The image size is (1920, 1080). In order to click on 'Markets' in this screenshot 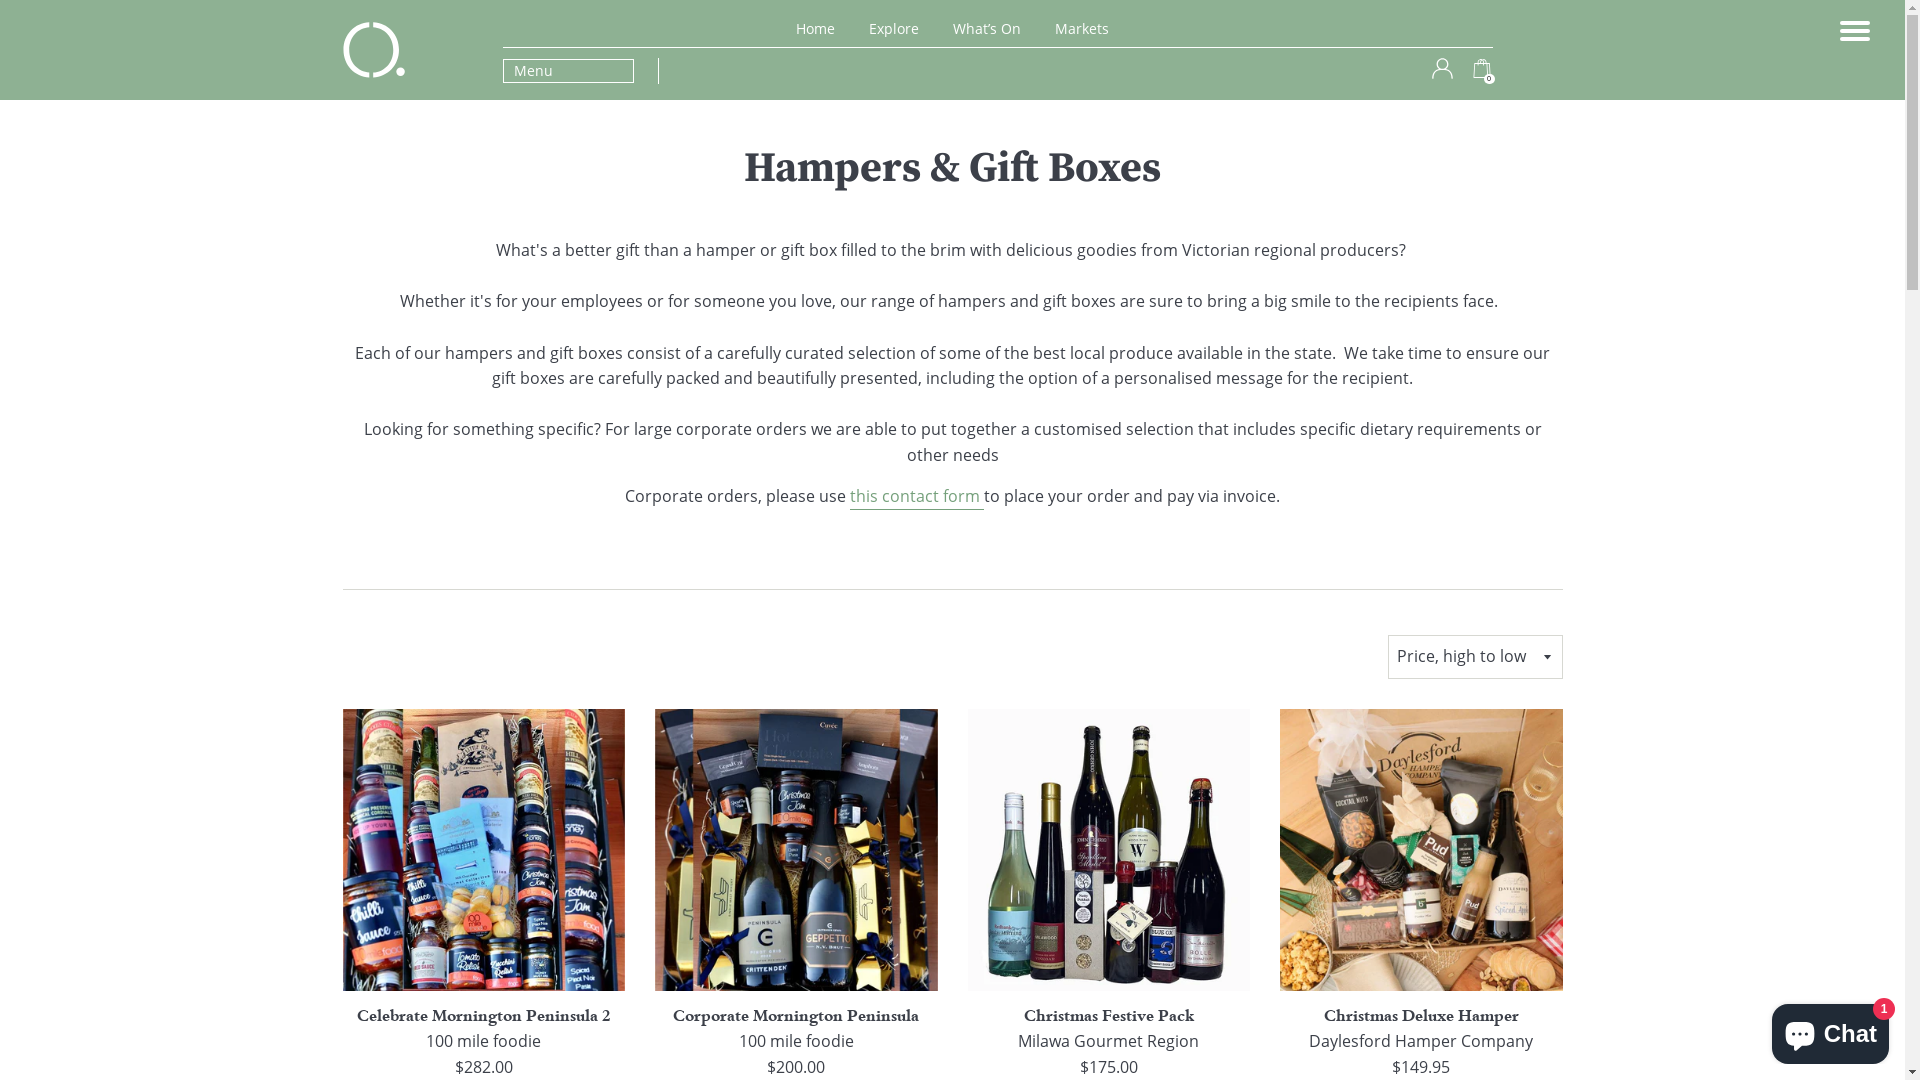, I will do `click(1080, 28)`.